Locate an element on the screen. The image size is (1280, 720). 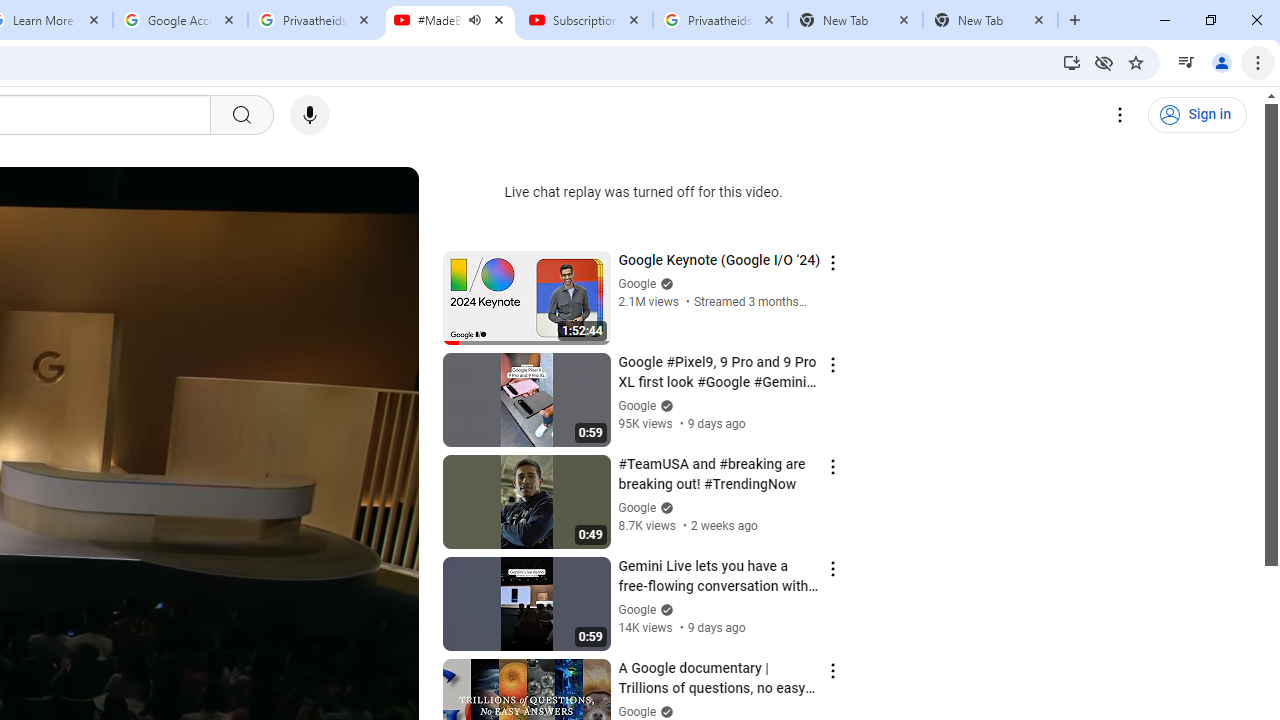
'Subscriptions - YouTube' is located at coordinates (584, 20).